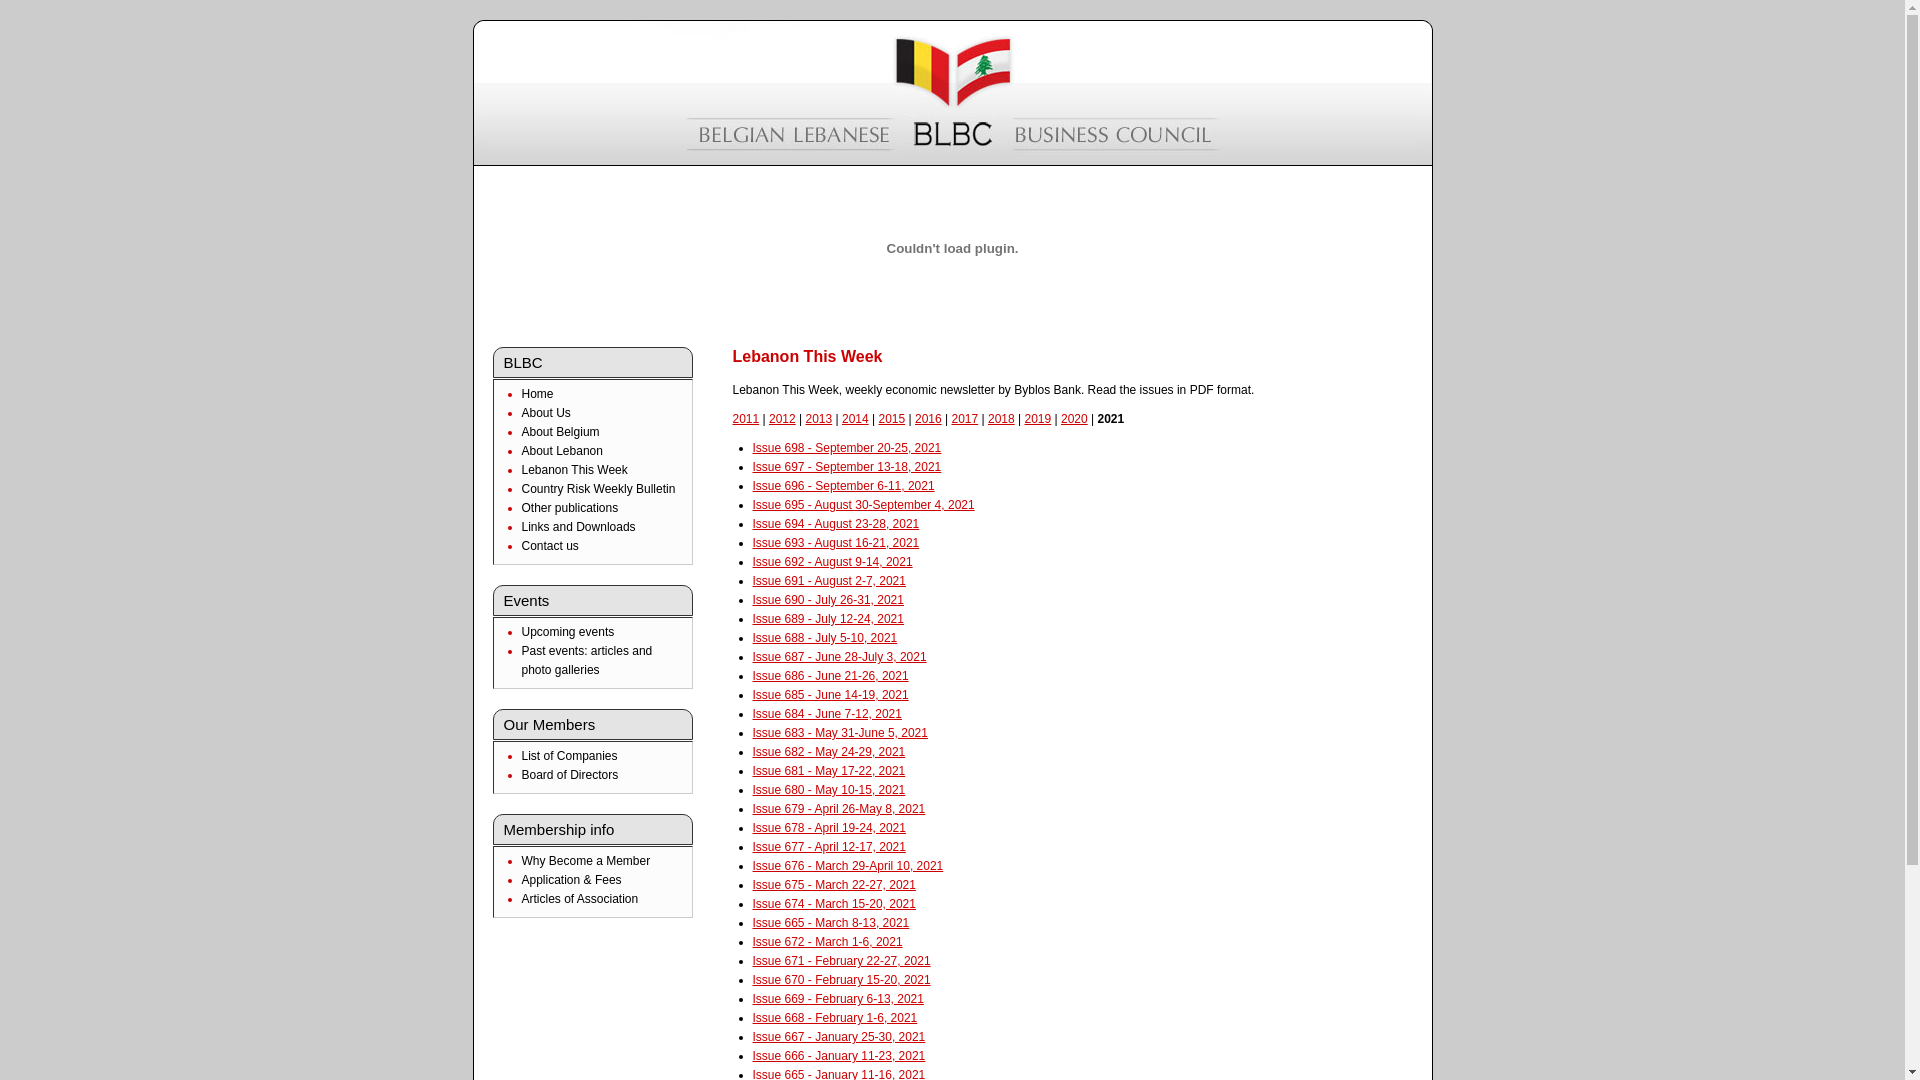  Describe the element at coordinates (751, 675) in the screenshot. I see `'Issue 686 - June 21-26, 2021'` at that location.